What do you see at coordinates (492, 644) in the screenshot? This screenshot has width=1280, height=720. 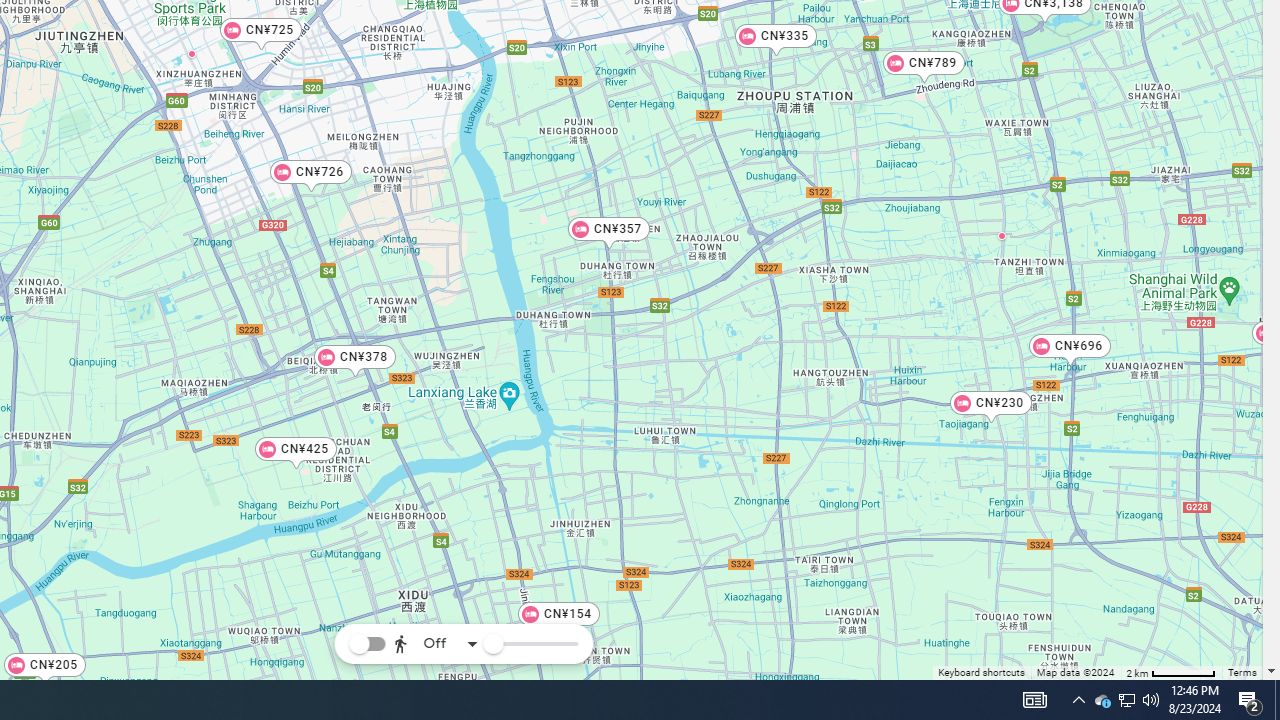 I see `'Reachability slider'` at bounding box center [492, 644].